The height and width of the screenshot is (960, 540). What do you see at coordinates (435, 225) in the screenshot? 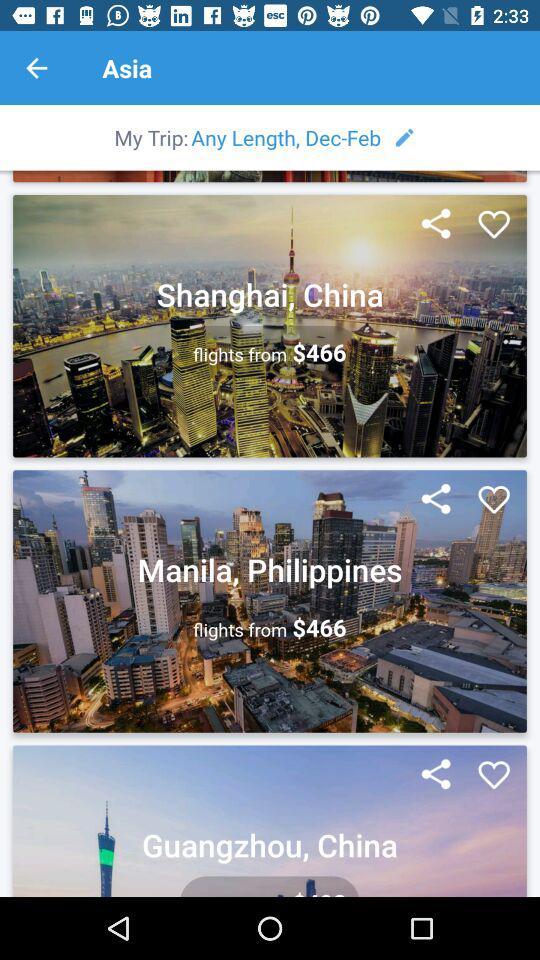
I see `share flights info` at bounding box center [435, 225].